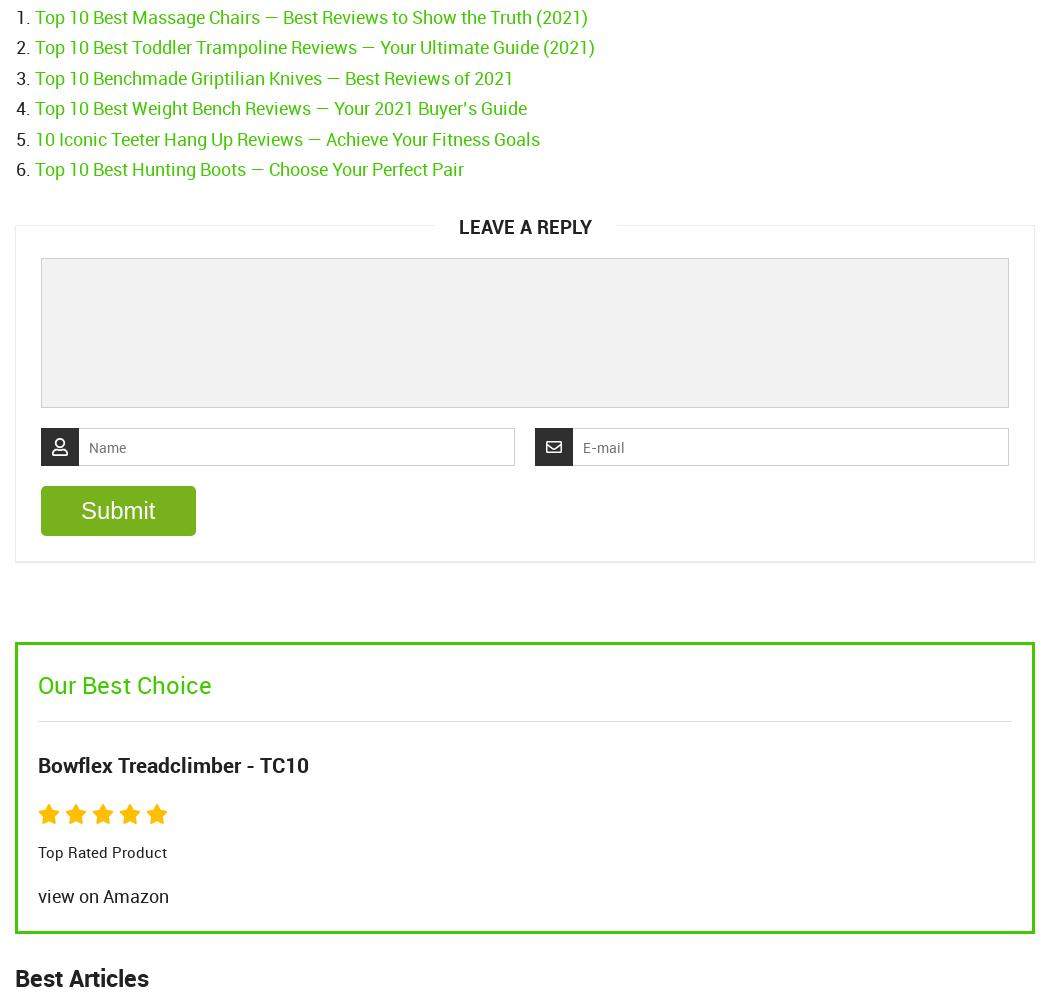  Describe the element at coordinates (523, 226) in the screenshot. I see `'Leave a Reply'` at that location.